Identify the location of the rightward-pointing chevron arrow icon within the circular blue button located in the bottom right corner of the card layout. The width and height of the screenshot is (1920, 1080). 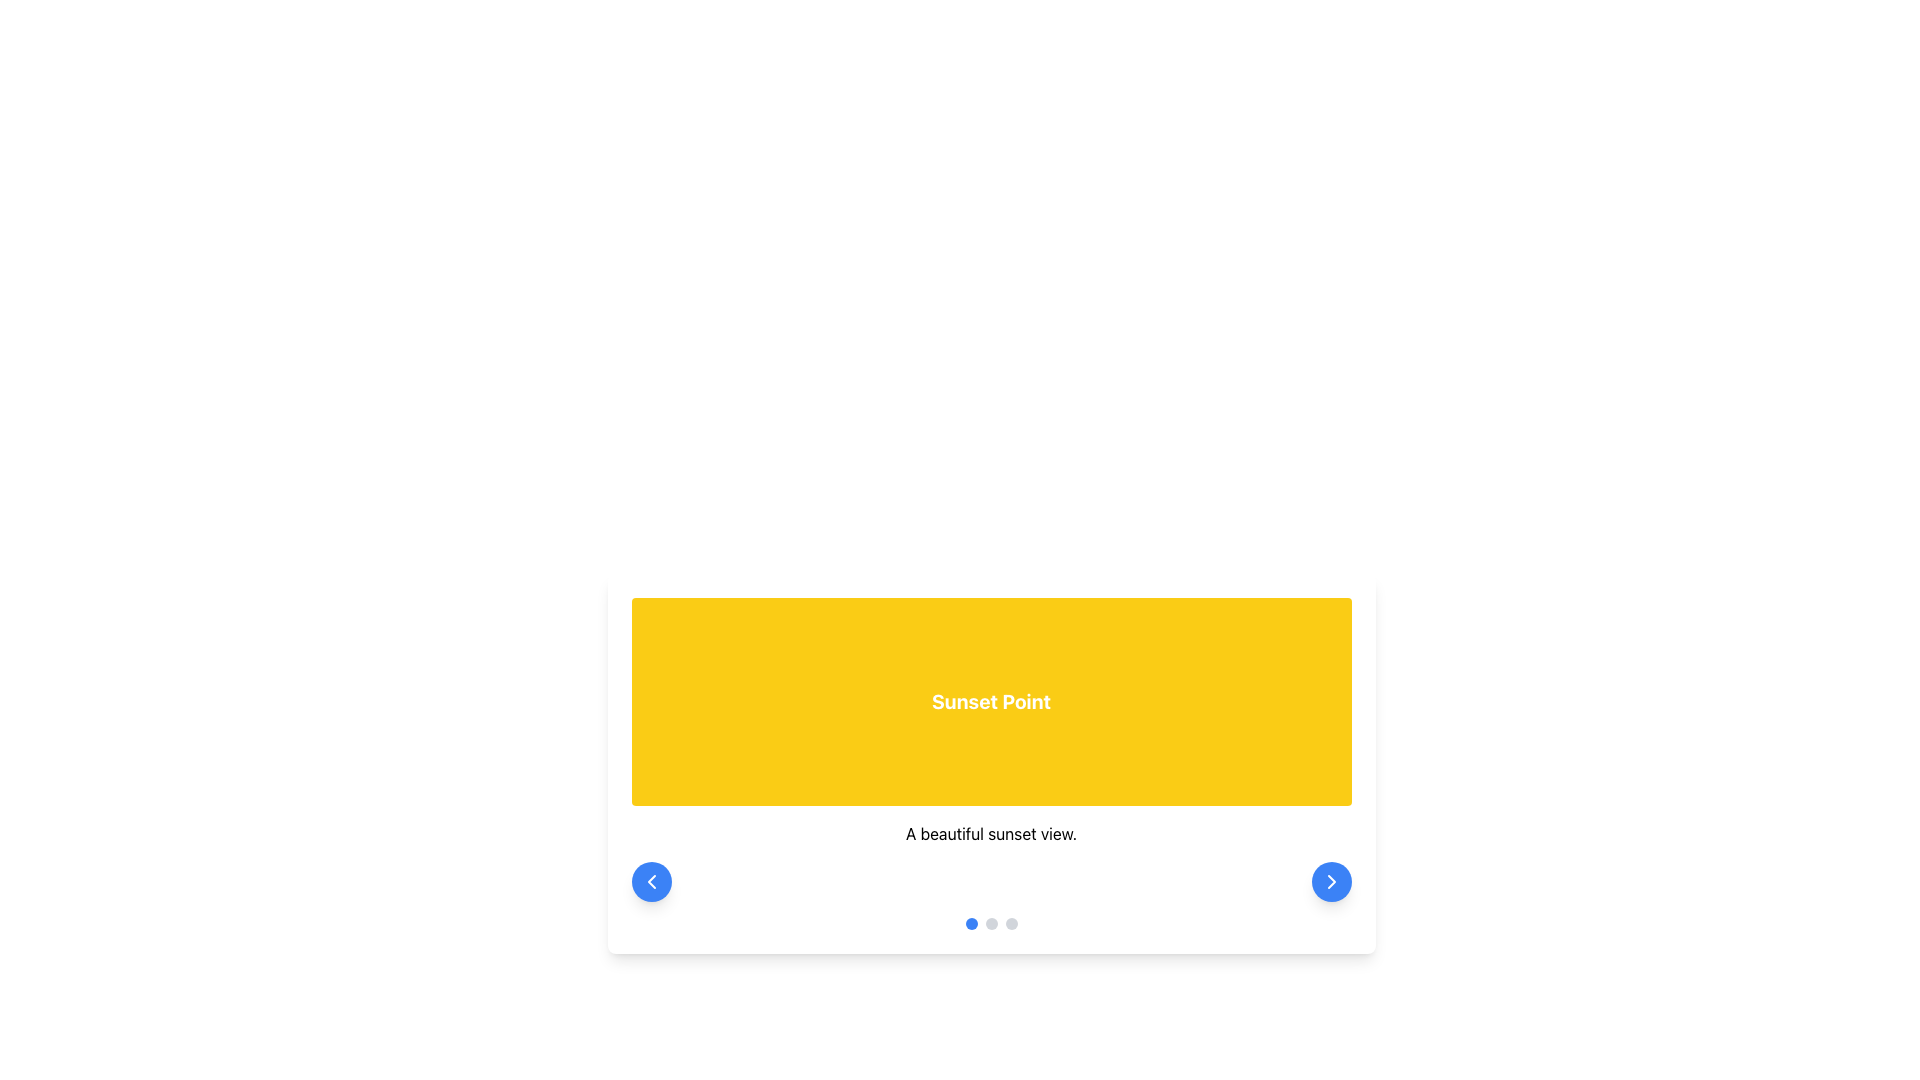
(1331, 881).